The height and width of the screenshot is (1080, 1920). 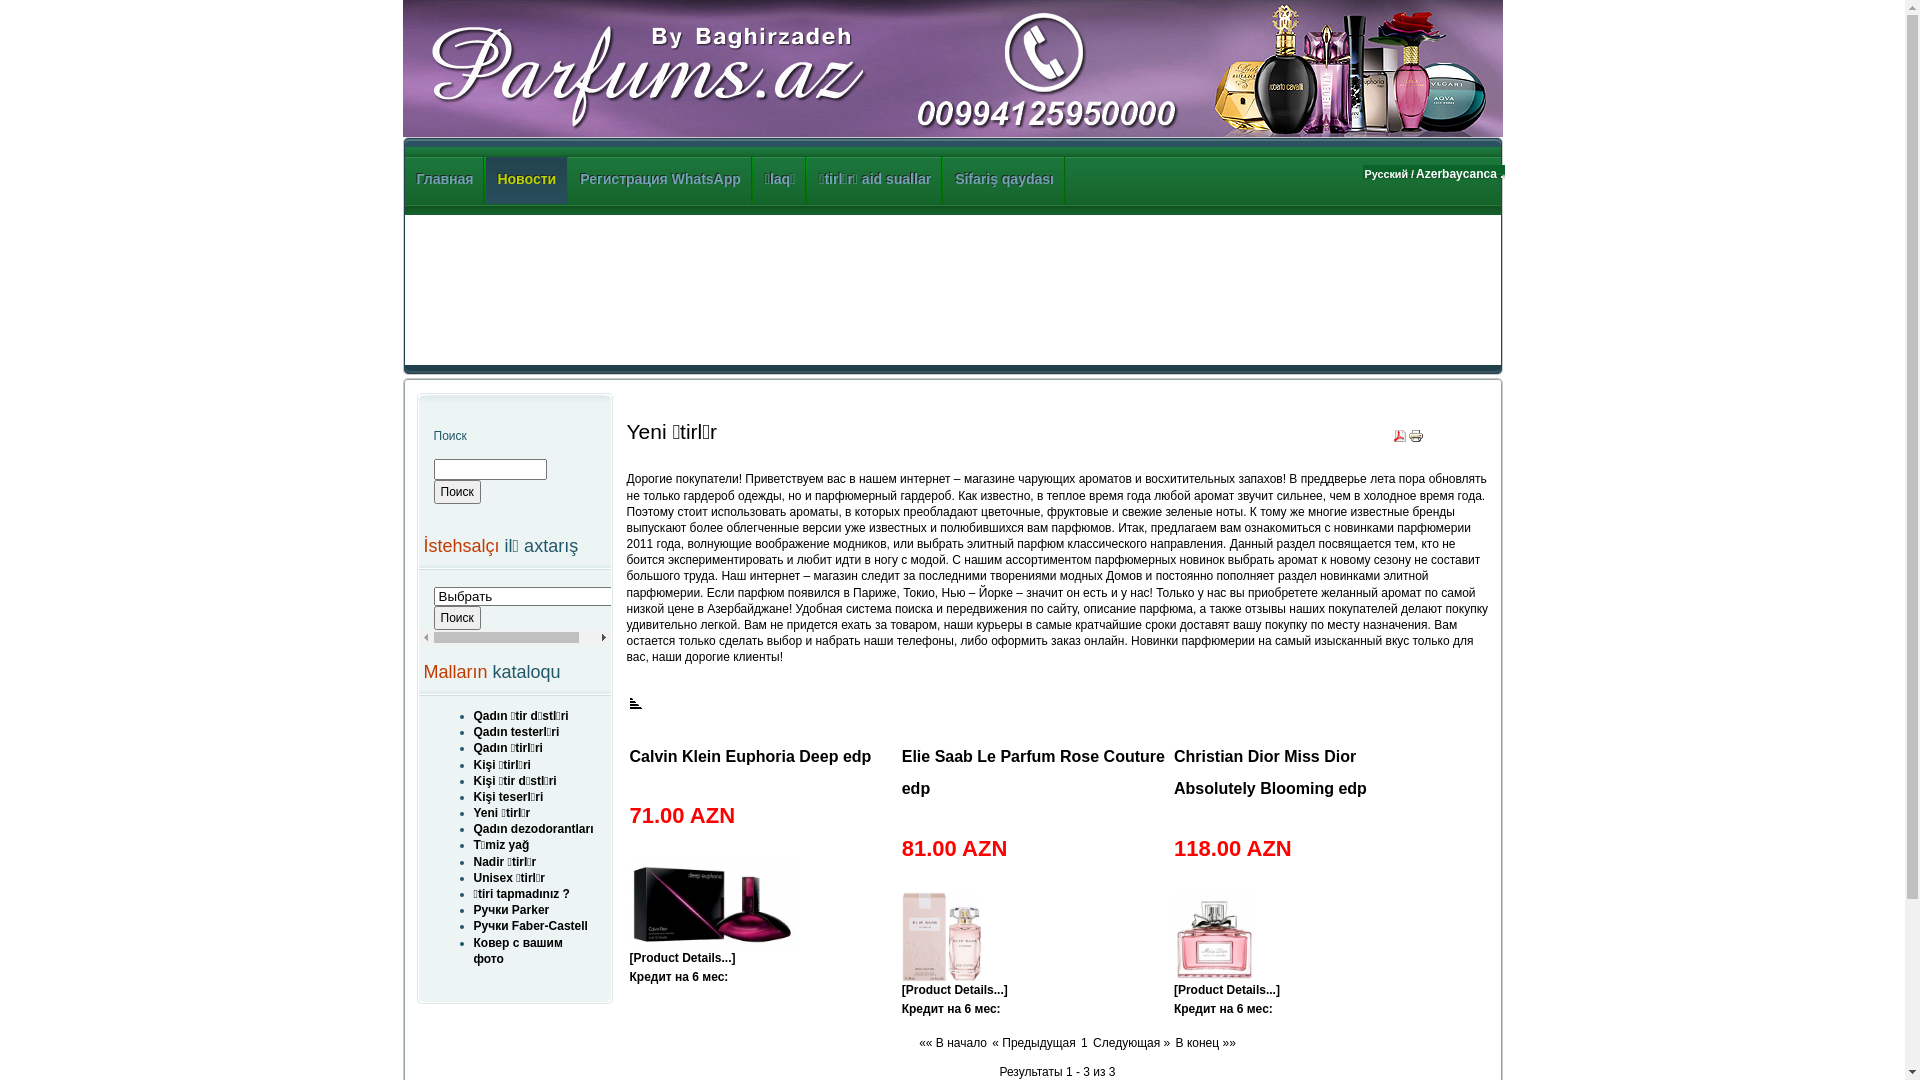 What do you see at coordinates (909, 289) in the screenshot?
I see `'Advertisement'` at bounding box center [909, 289].